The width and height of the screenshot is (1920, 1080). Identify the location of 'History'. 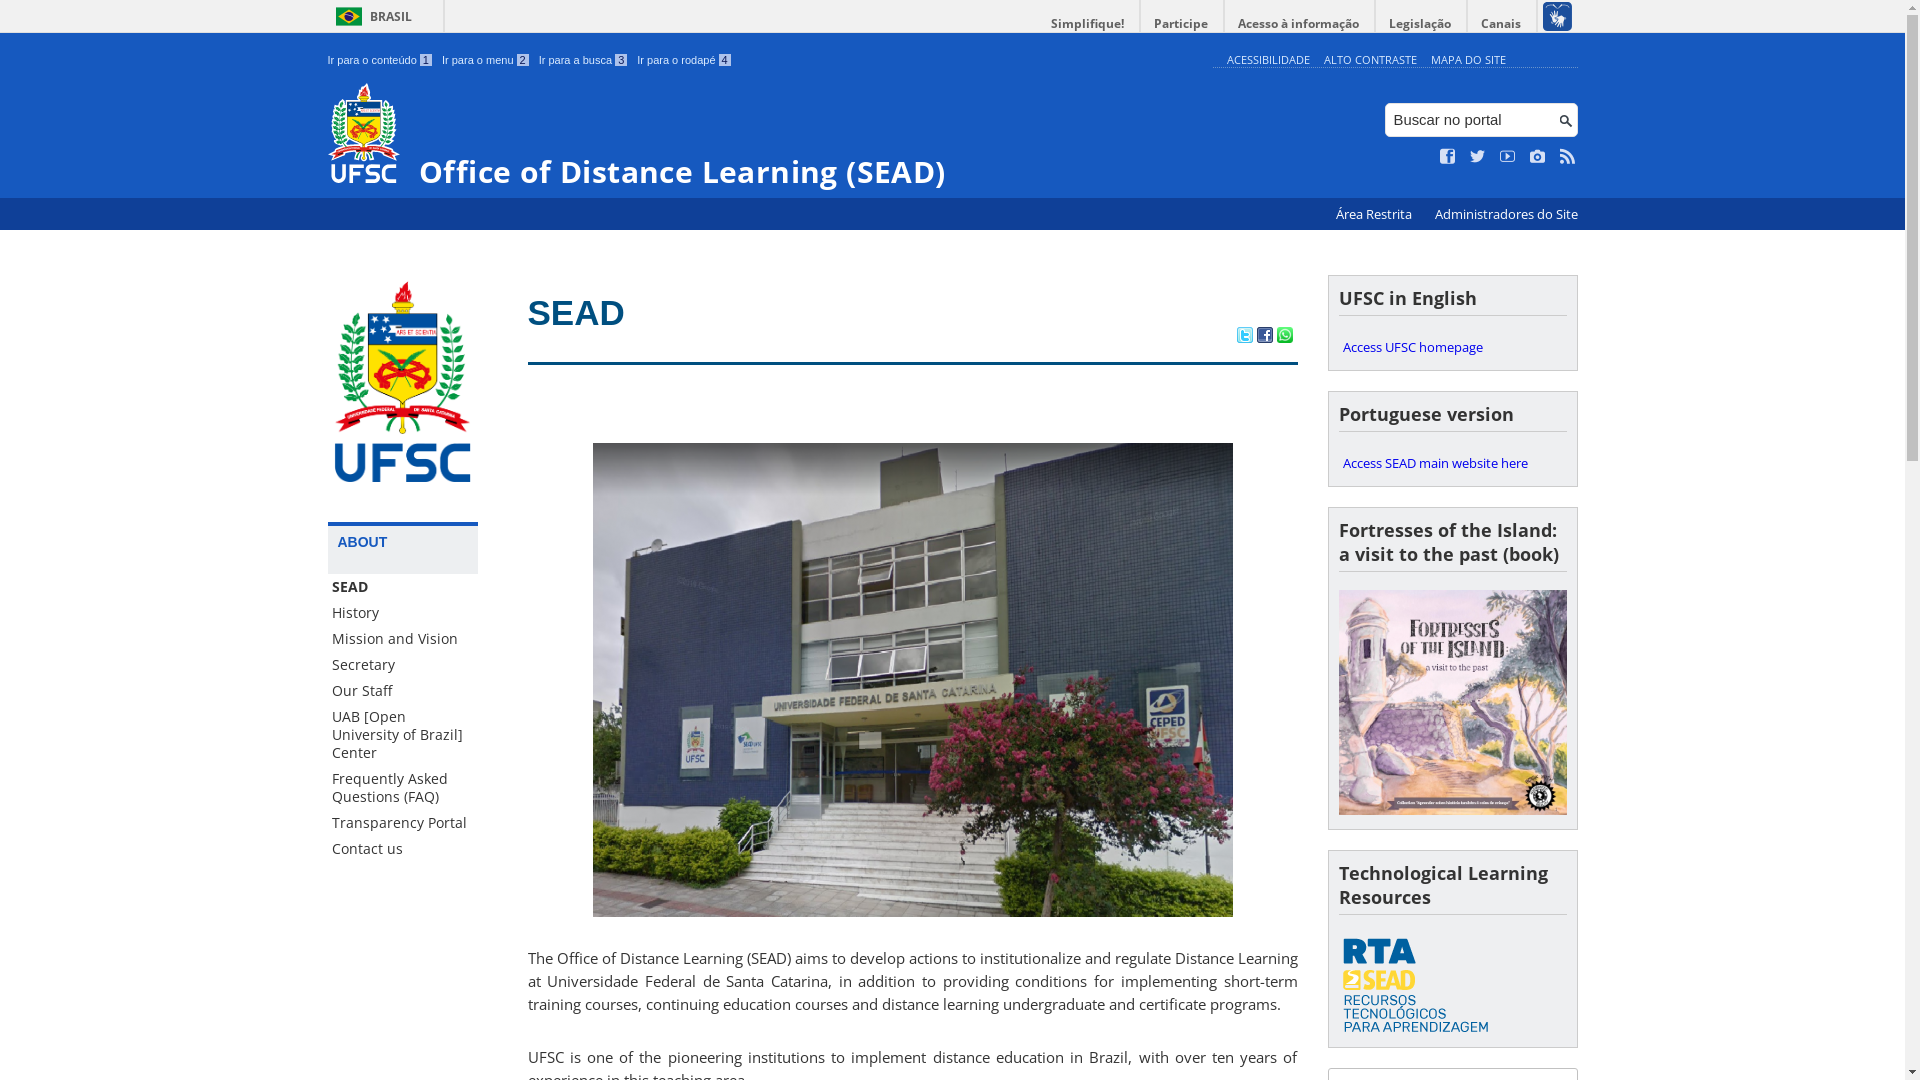
(402, 612).